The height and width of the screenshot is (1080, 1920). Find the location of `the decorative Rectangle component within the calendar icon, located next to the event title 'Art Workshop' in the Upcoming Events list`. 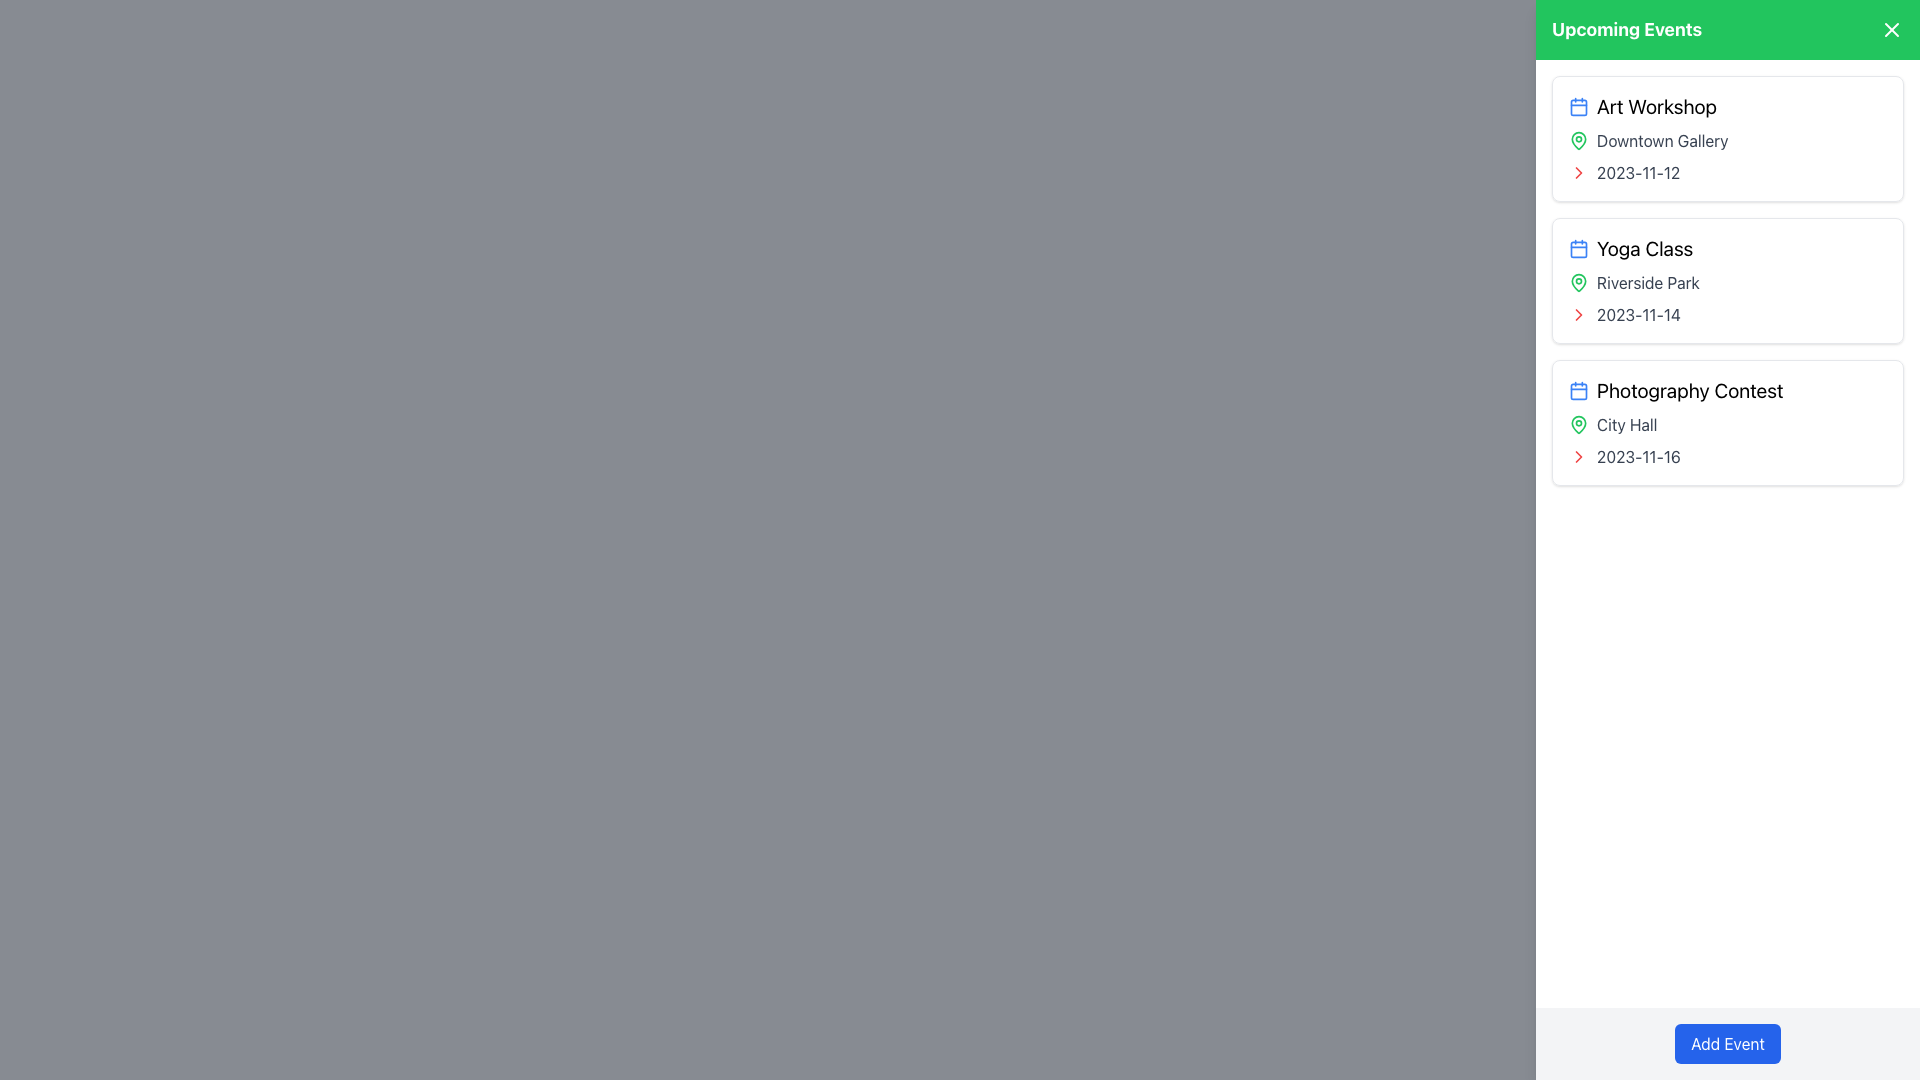

the decorative Rectangle component within the calendar icon, located next to the event title 'Art Workshop' in the Upcoming Events list is located at coordinates (1578, 107).